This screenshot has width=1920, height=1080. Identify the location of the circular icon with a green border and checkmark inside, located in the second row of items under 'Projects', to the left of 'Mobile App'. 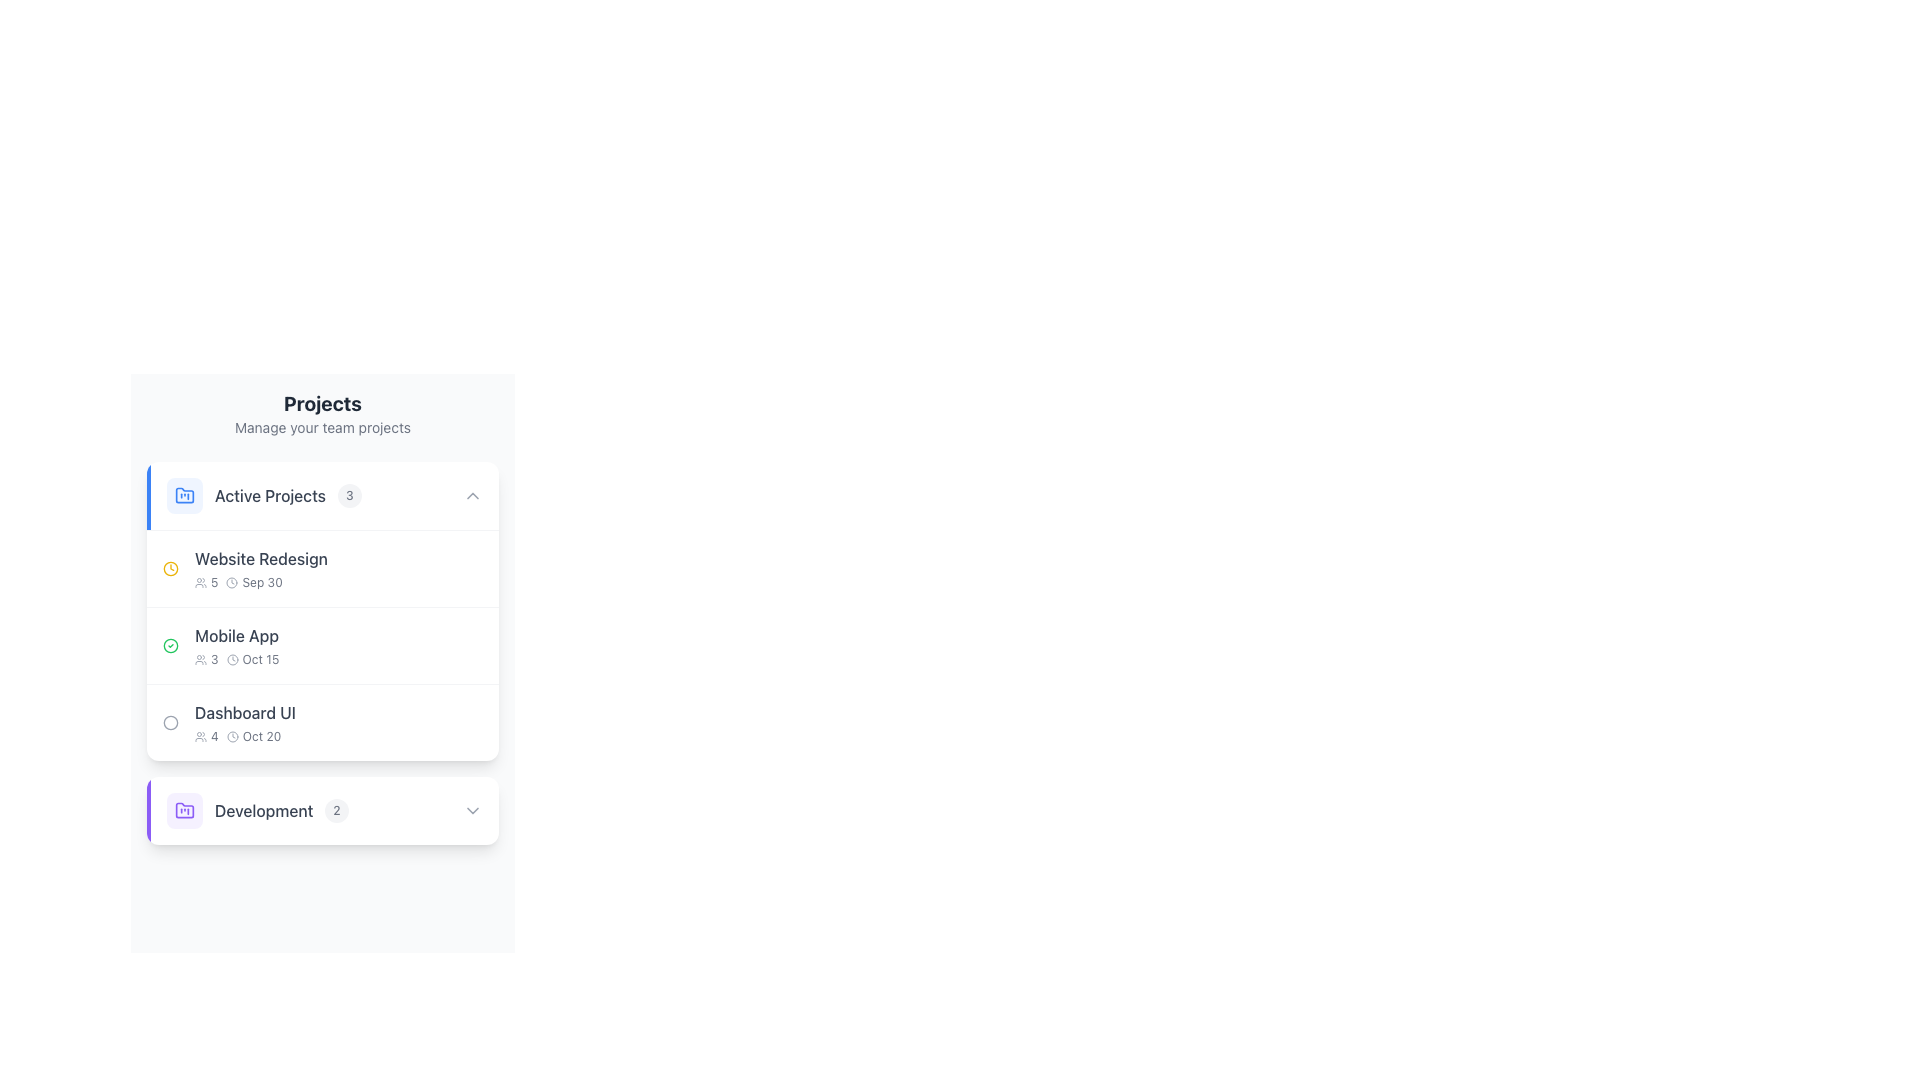
(171, 645).